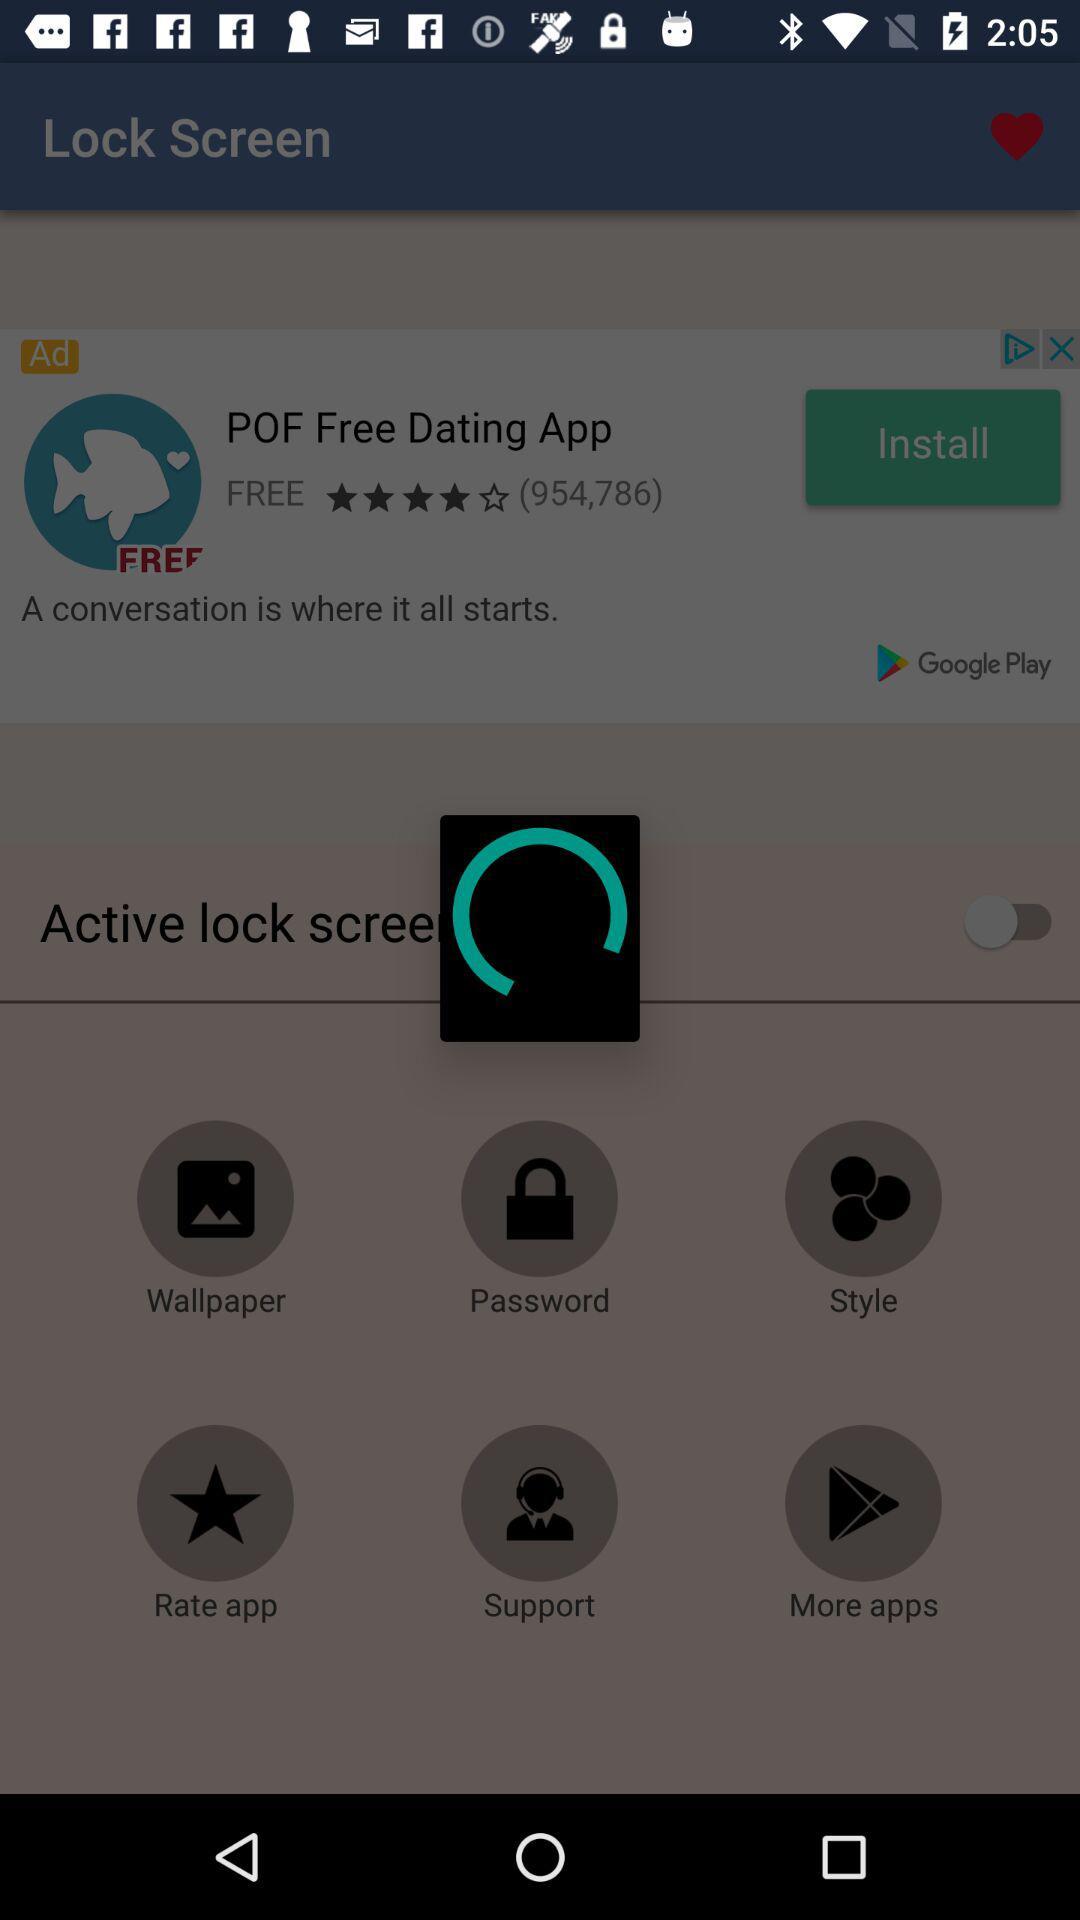 The height and width of the screenshot is (1920, 1080). Describe the element at coordinates (216, 1199) in the screenshot. I see `wallpaper option` at that location.